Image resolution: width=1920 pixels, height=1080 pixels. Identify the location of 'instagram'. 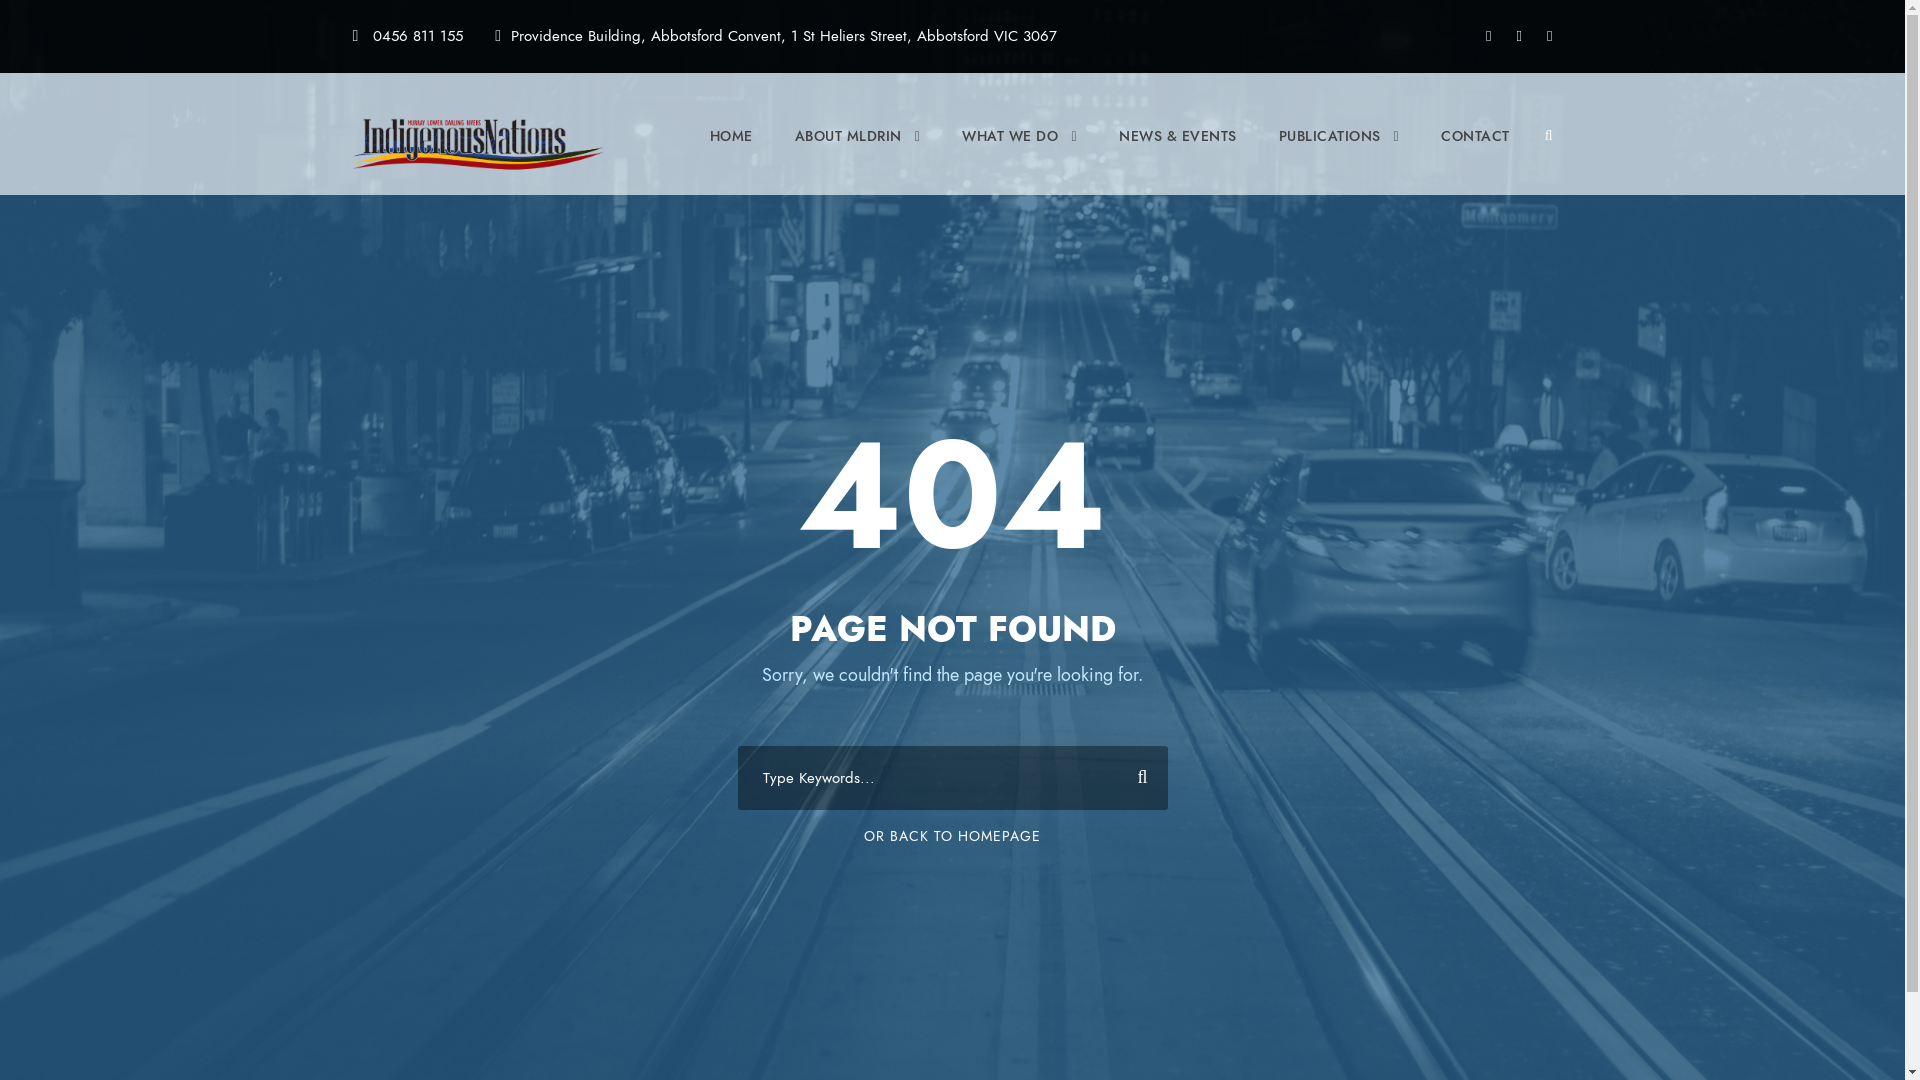
(1548, 35).